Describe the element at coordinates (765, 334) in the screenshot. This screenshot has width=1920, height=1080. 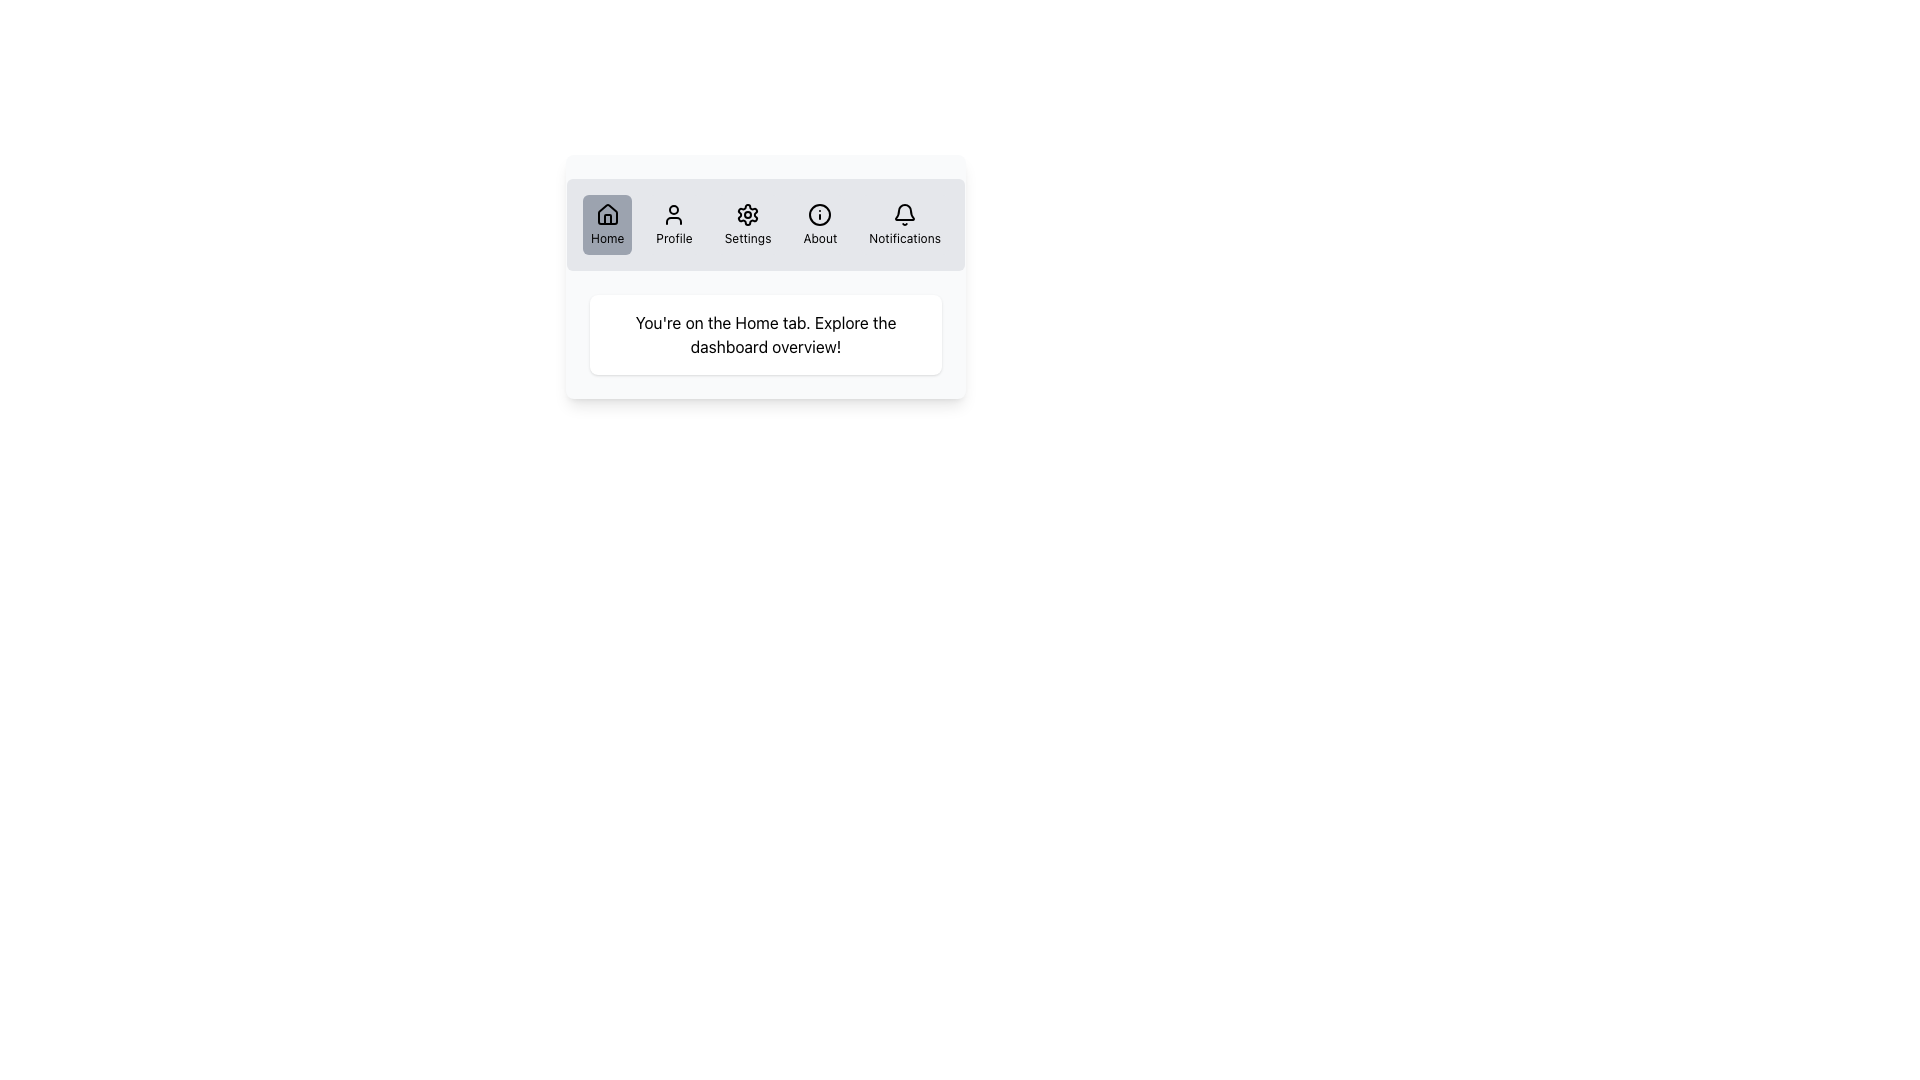
I see `the Informative Text Box displaying the message "You're on the Home tab. Explore the dashboard overview!" which is centrally located within a card structure under the navigation section` at that location.